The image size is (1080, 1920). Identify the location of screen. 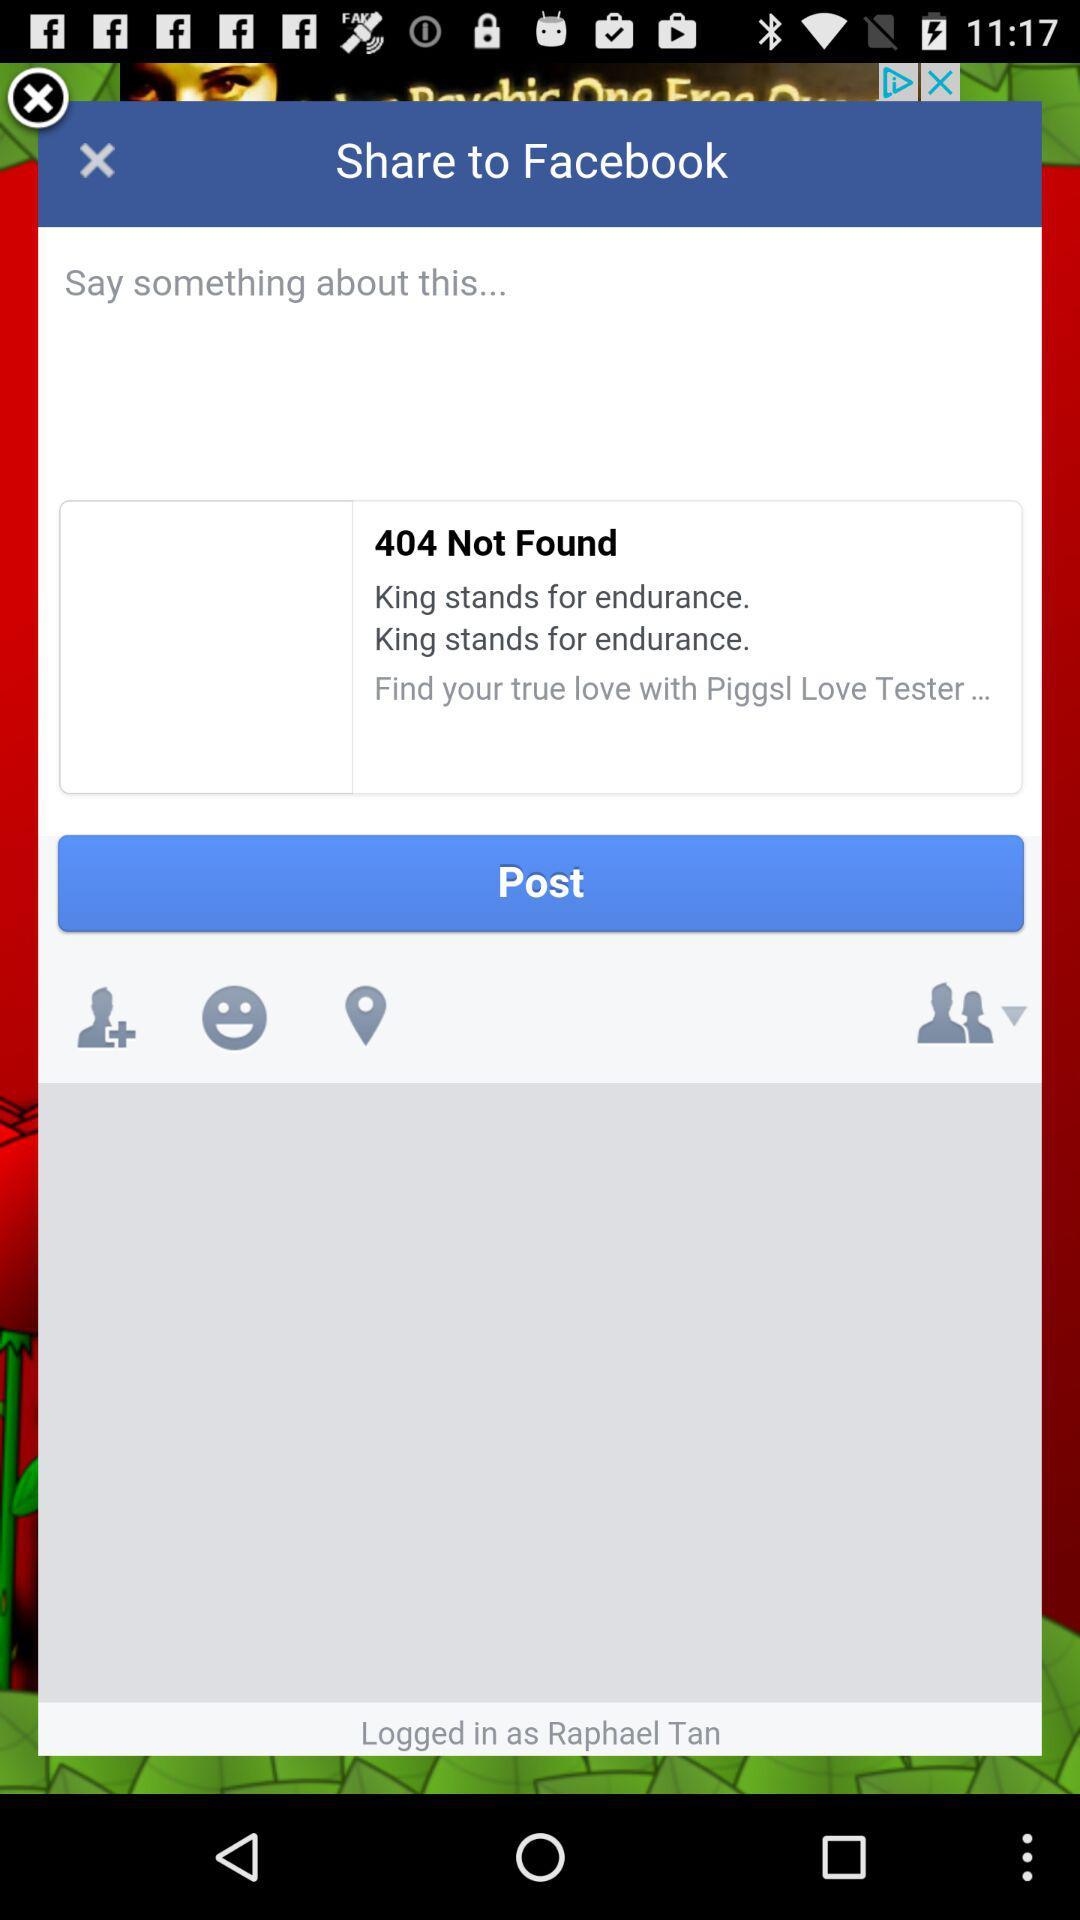
(38, 100).